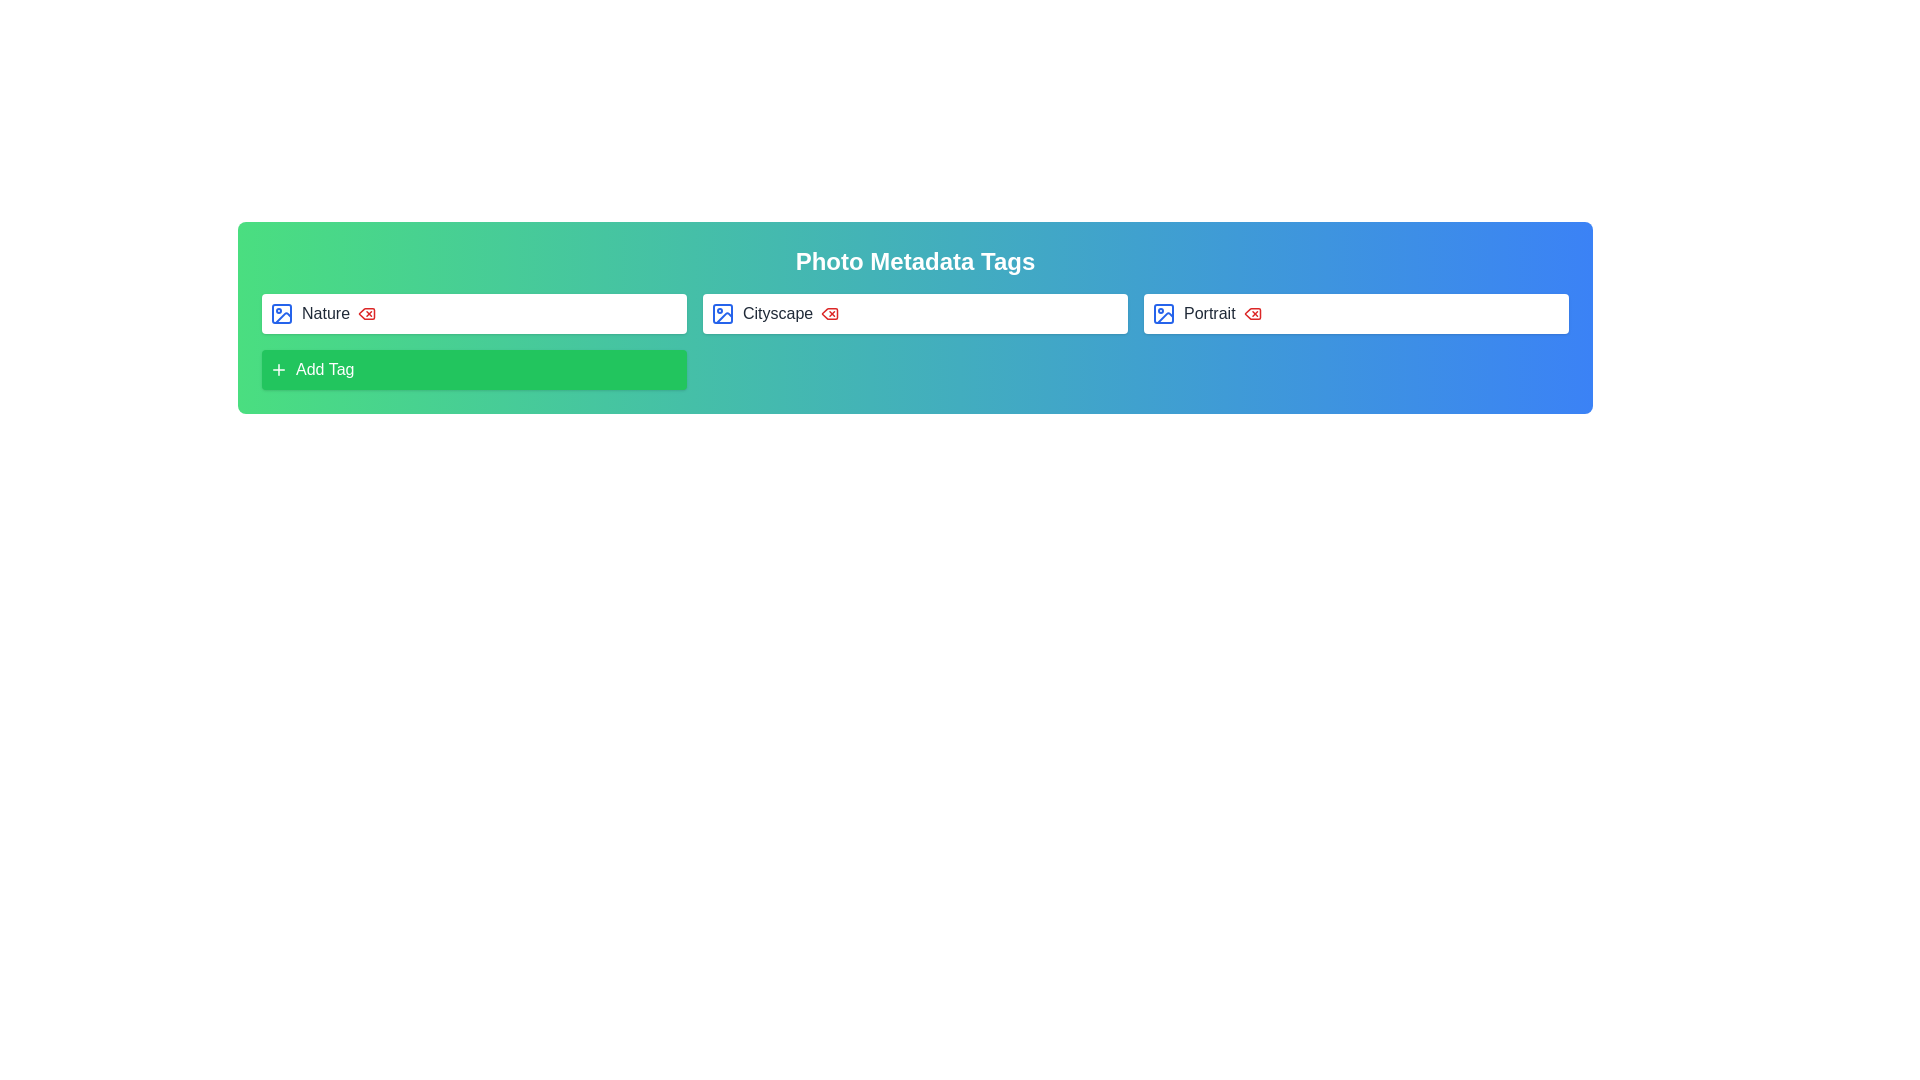  I want to click on the rectangular outline inside the photo icon that is adjacent to the text label 'Nature' in the first row of the UI, so click(281, 313).